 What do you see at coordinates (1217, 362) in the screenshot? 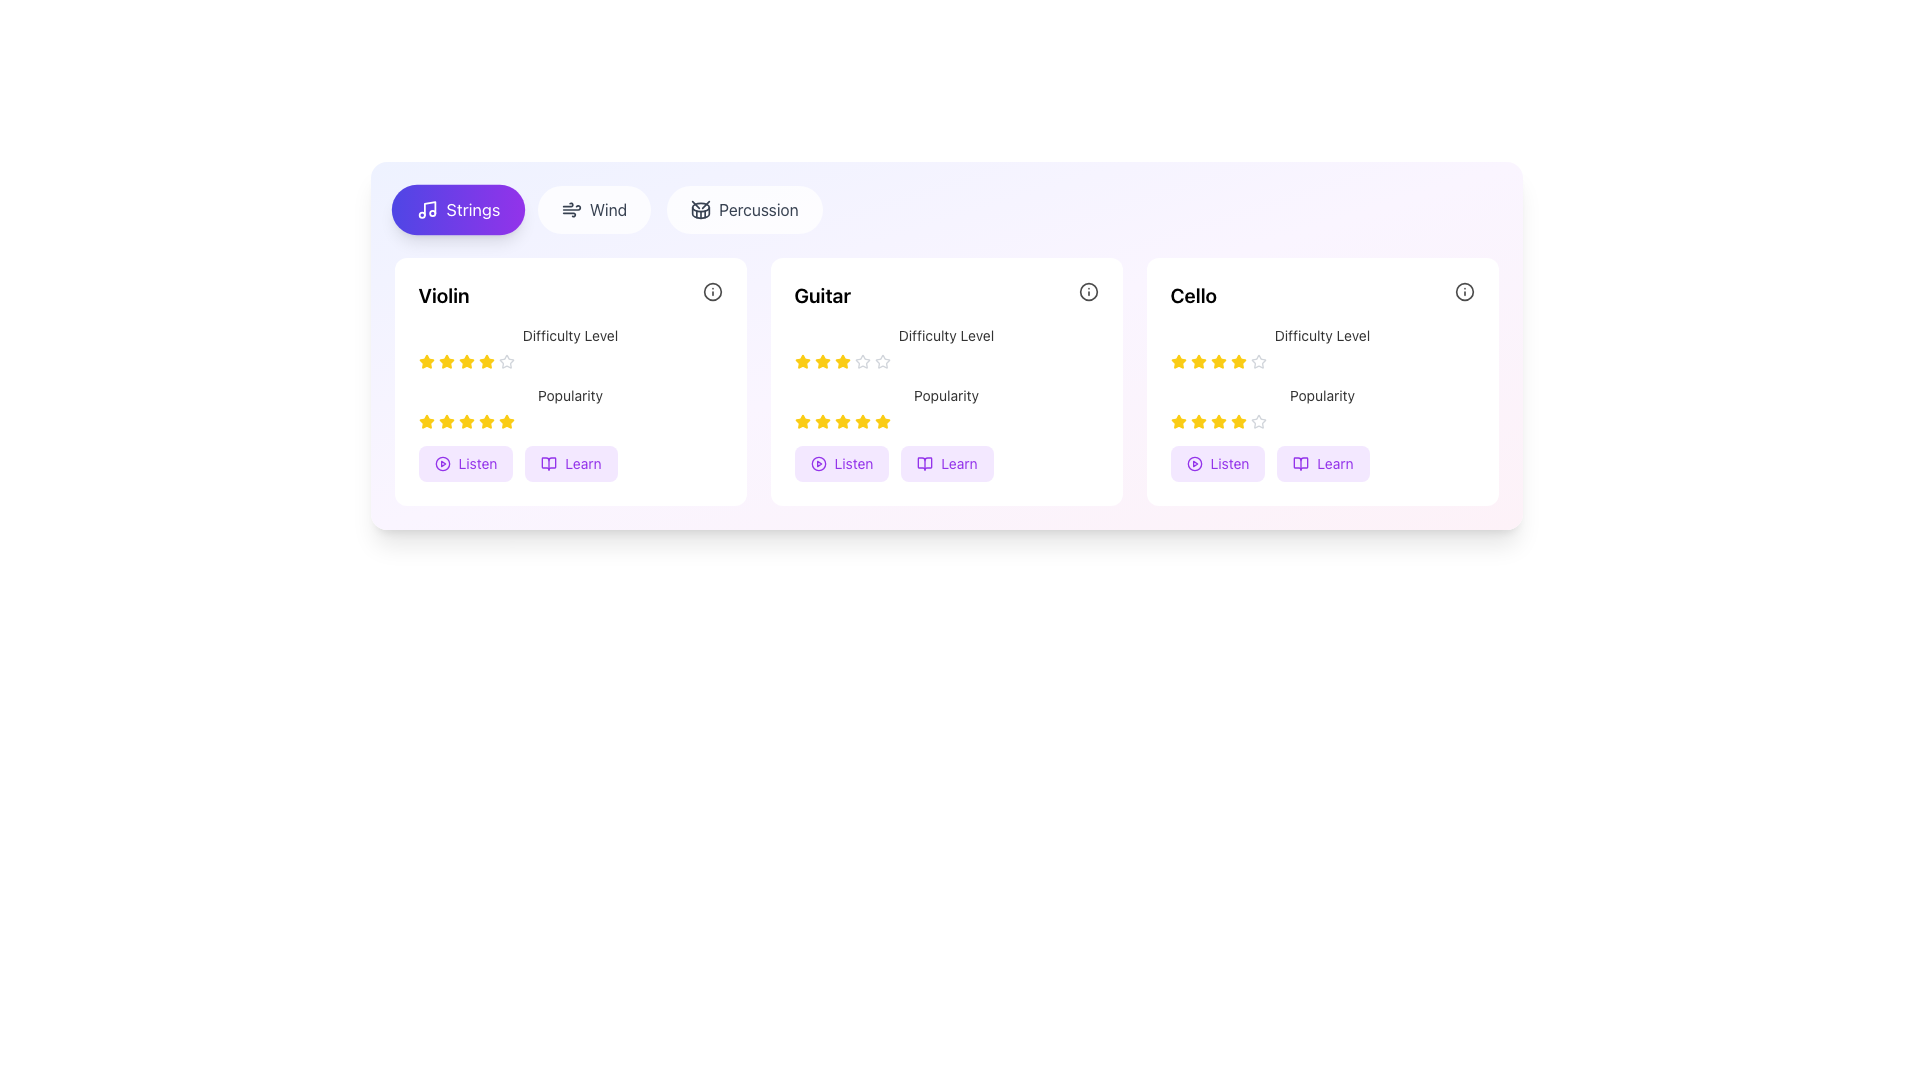
I see `the fourth star icon from the left in the 'Difficulty Level' section of the 'Cello' card to indicate the rating` at bounding box center [1217, 362].